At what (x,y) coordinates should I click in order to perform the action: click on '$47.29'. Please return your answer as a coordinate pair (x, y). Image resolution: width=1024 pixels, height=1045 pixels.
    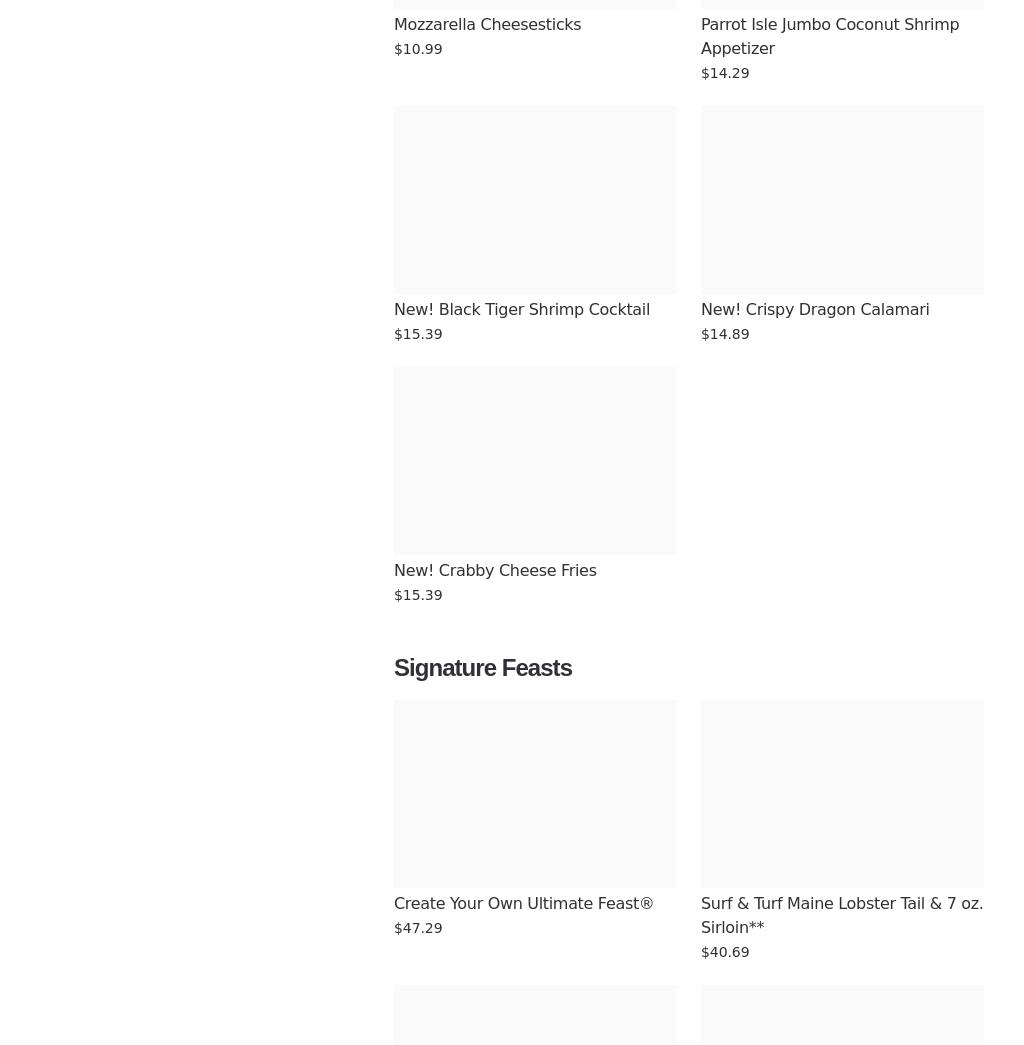
    Looking at the image, I should click on (416, 927).